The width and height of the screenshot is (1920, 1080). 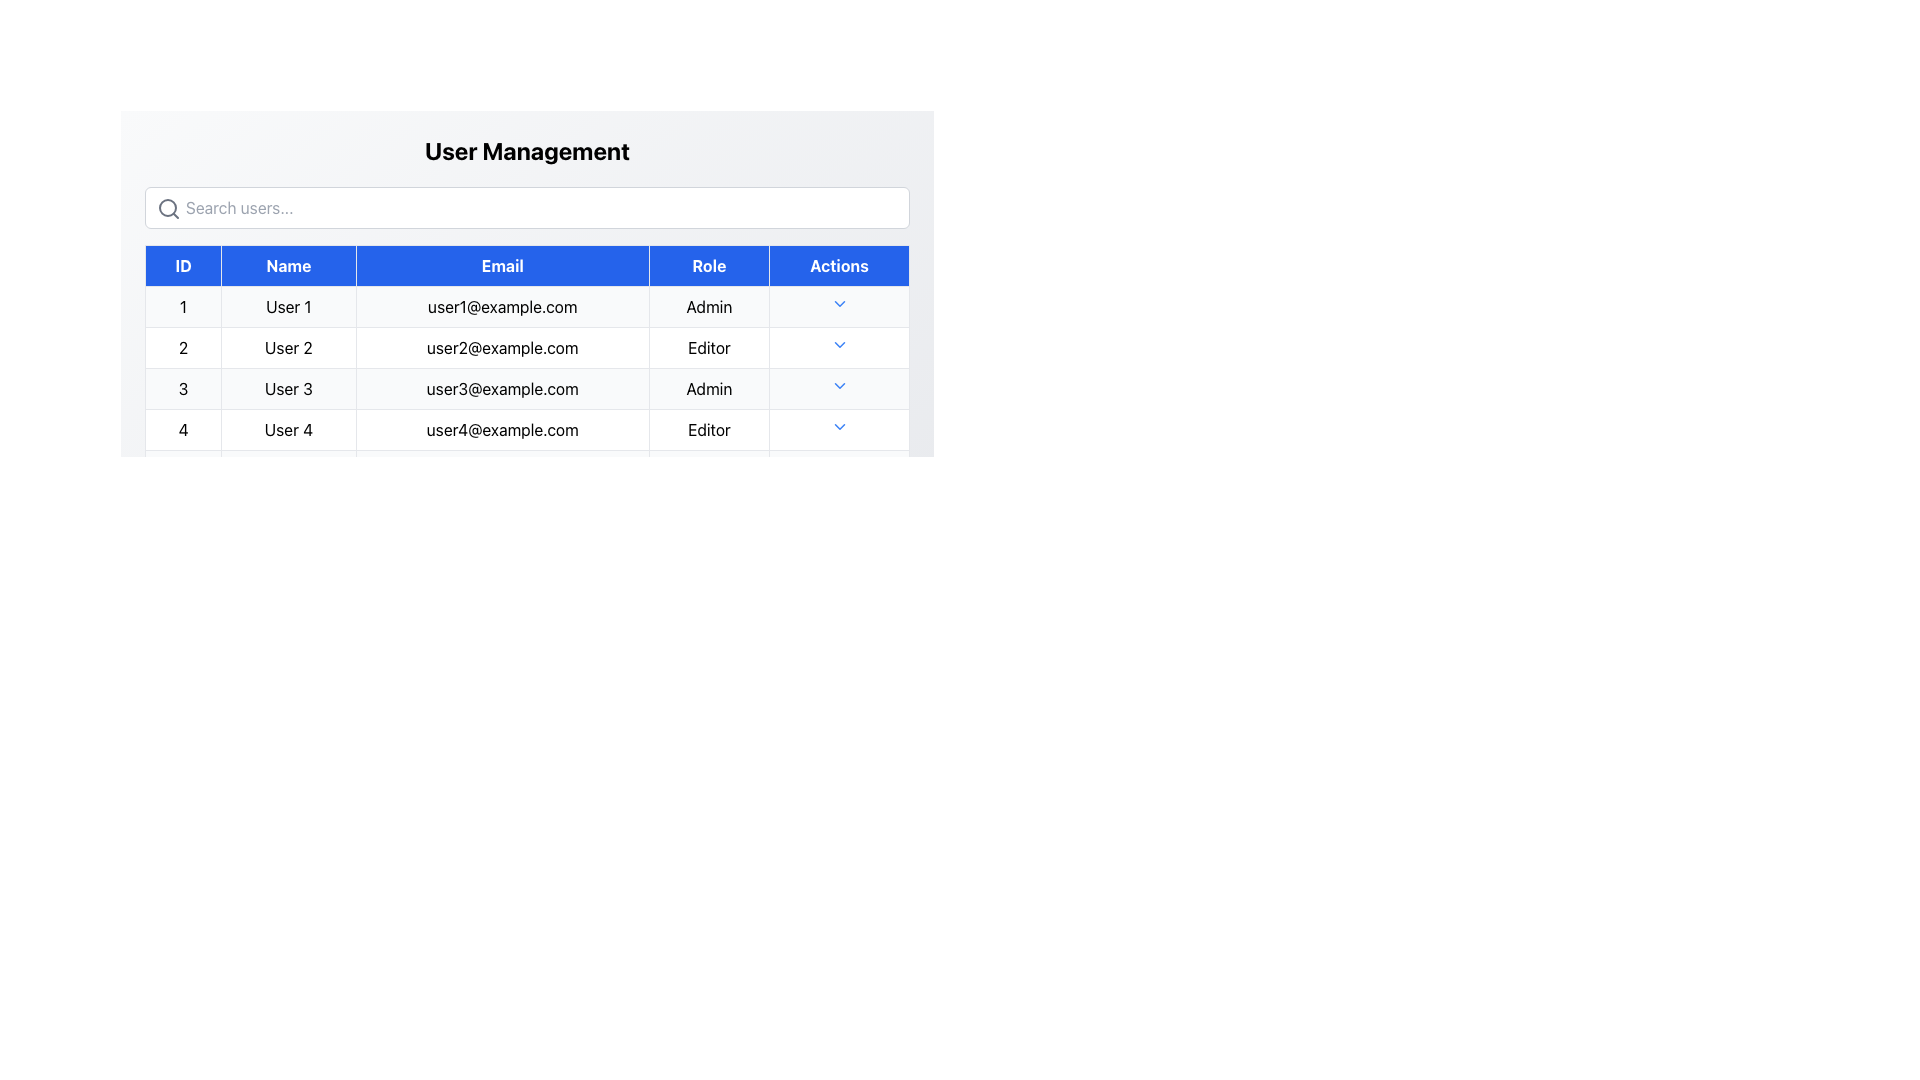 I want to click on text displayed in the cell labeled 'User 3' located in the 'Name' column of the third row of the table, so click(x=287, y=389).